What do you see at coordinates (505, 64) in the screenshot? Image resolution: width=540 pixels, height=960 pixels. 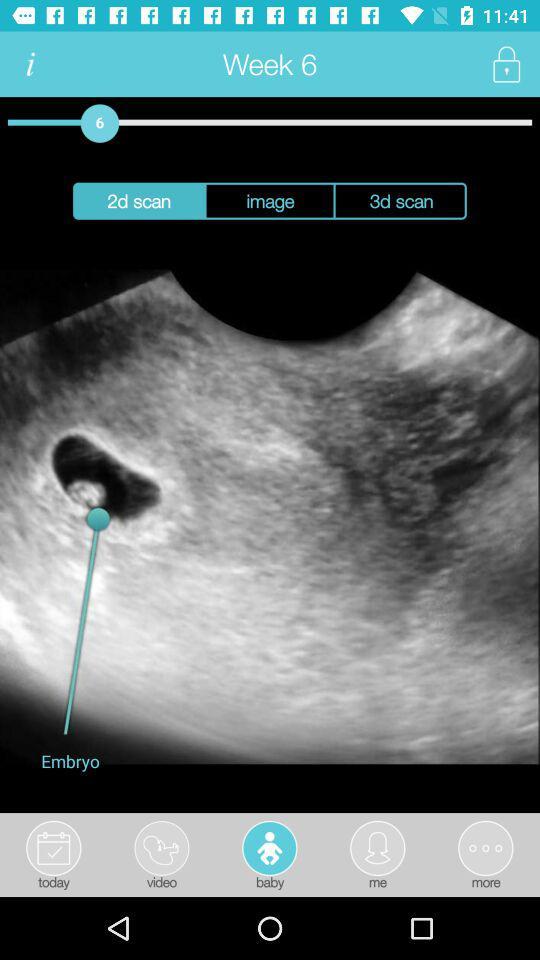 I see `to lock` at bounding box center [505, 64].